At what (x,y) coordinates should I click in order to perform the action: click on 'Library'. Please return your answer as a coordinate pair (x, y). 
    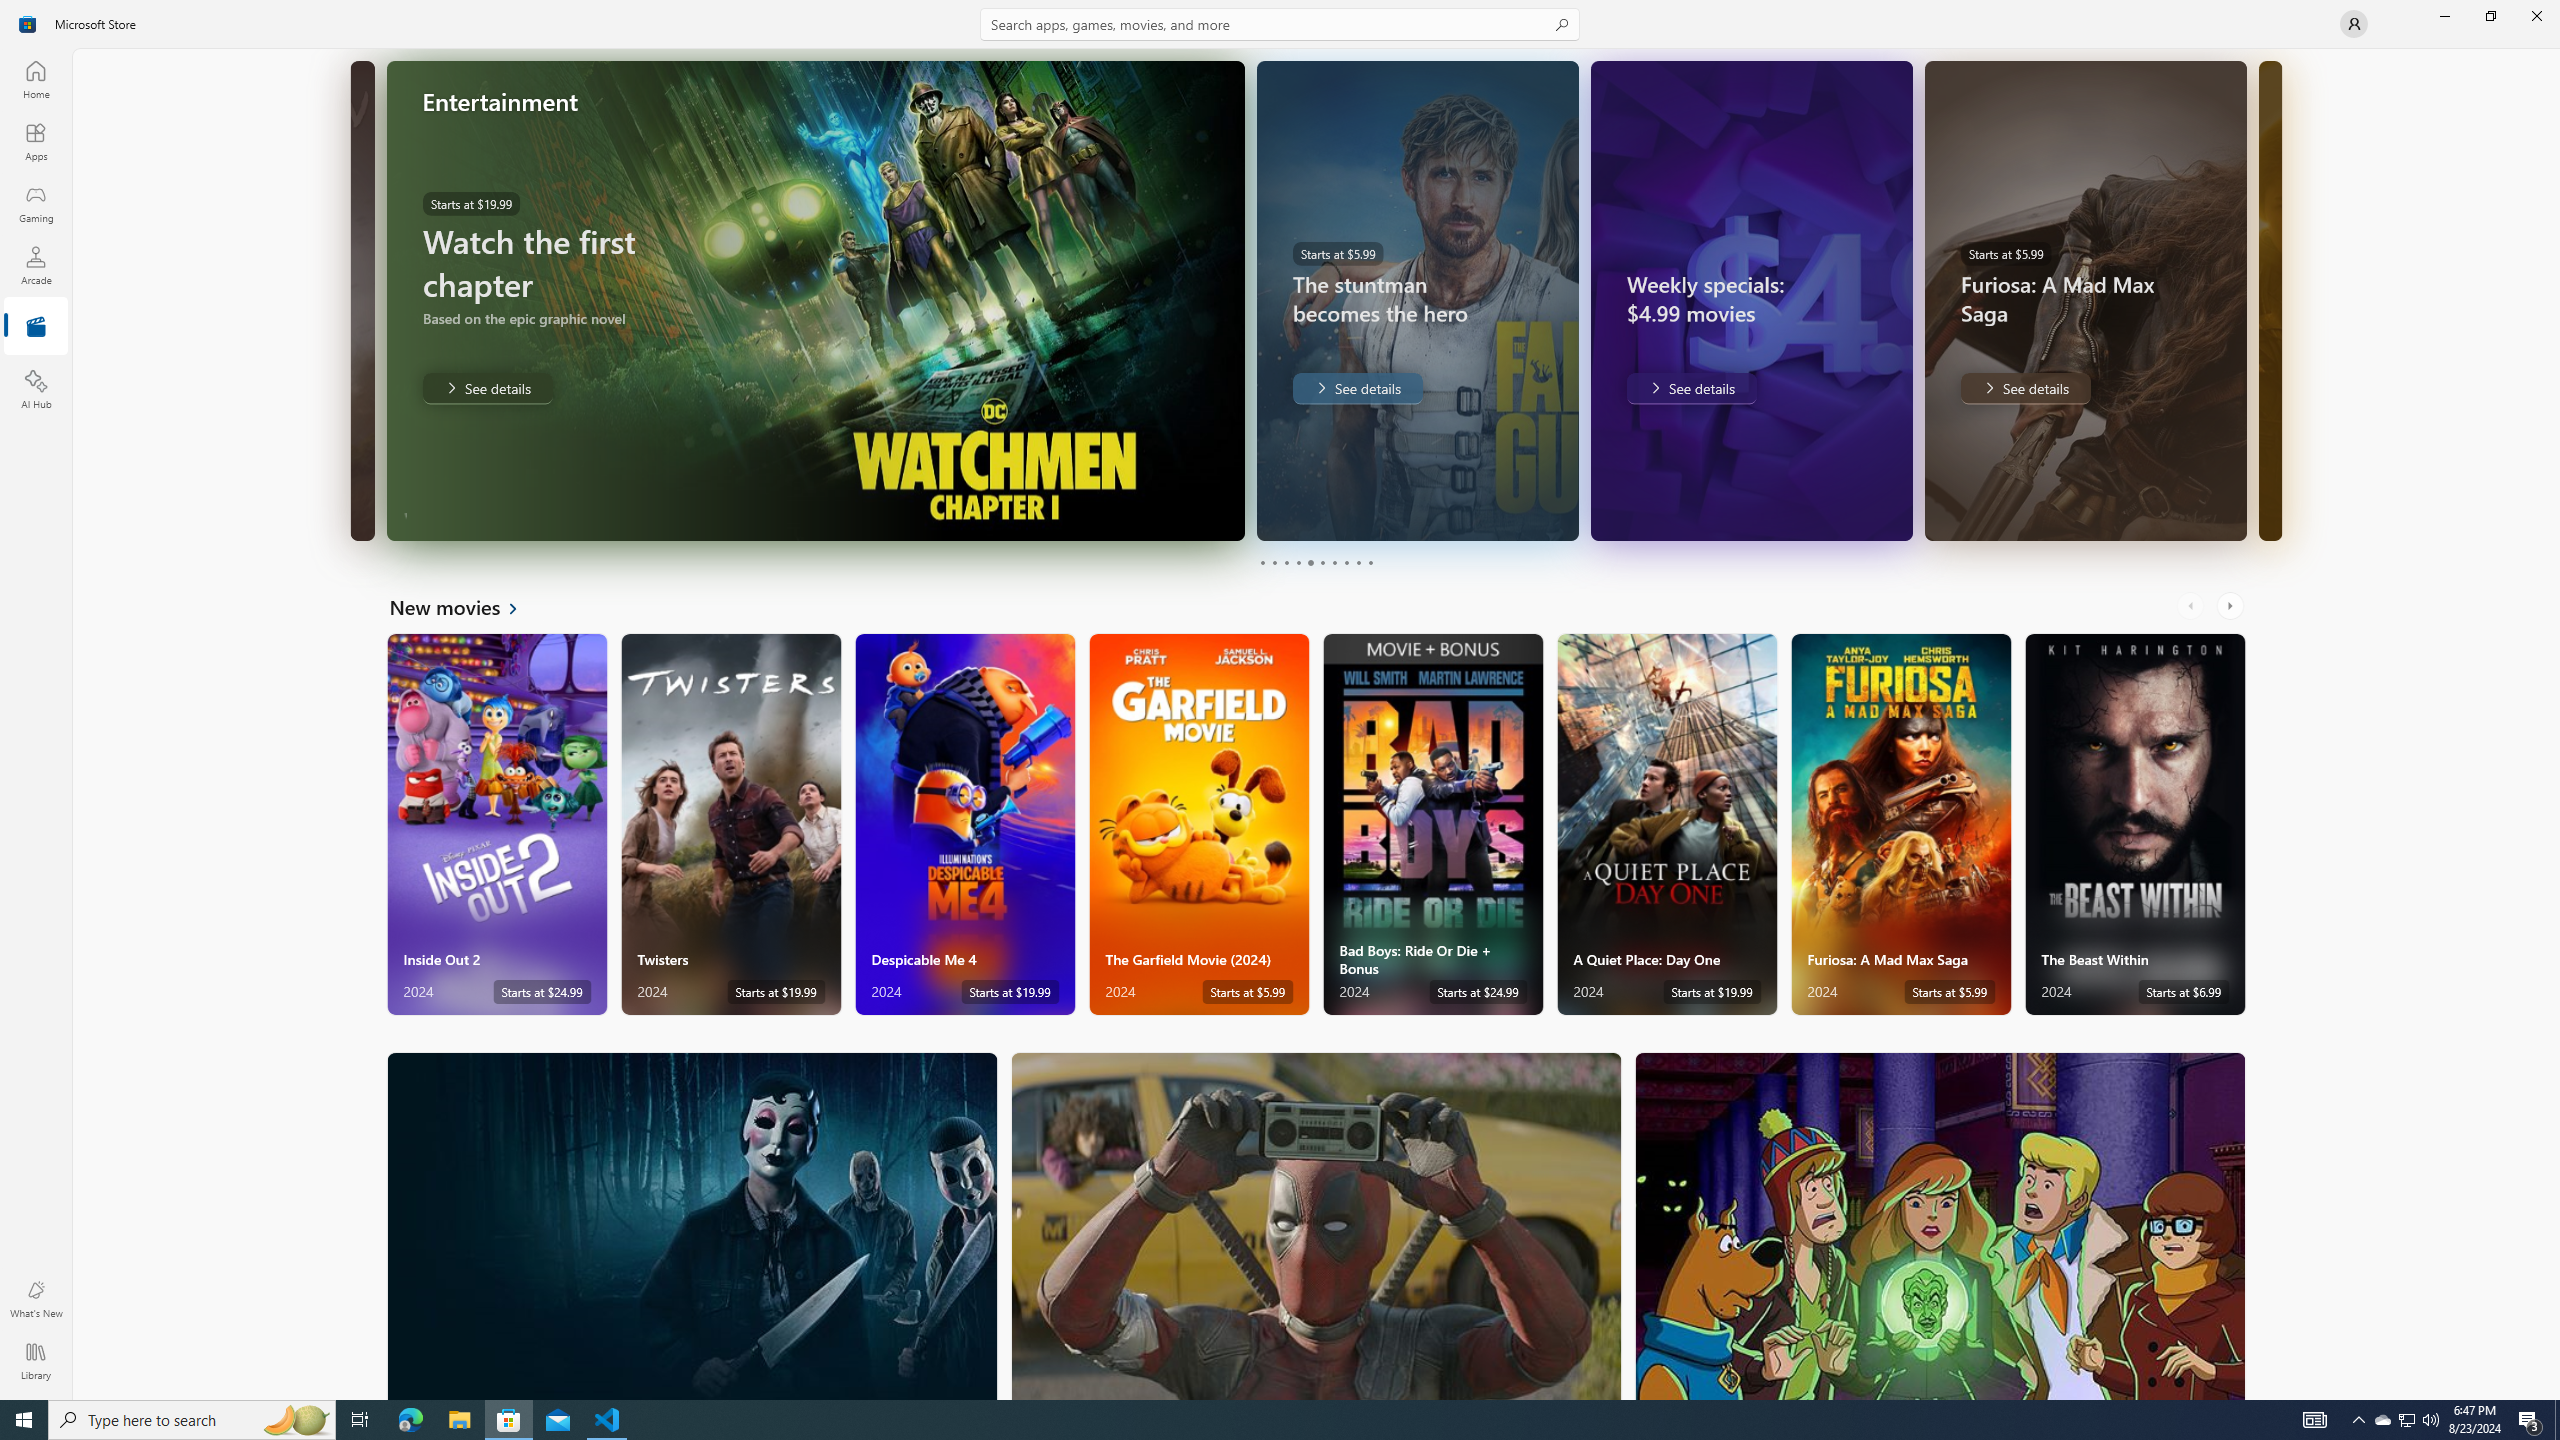
    Looking at the image, I should click on (34, 1360).